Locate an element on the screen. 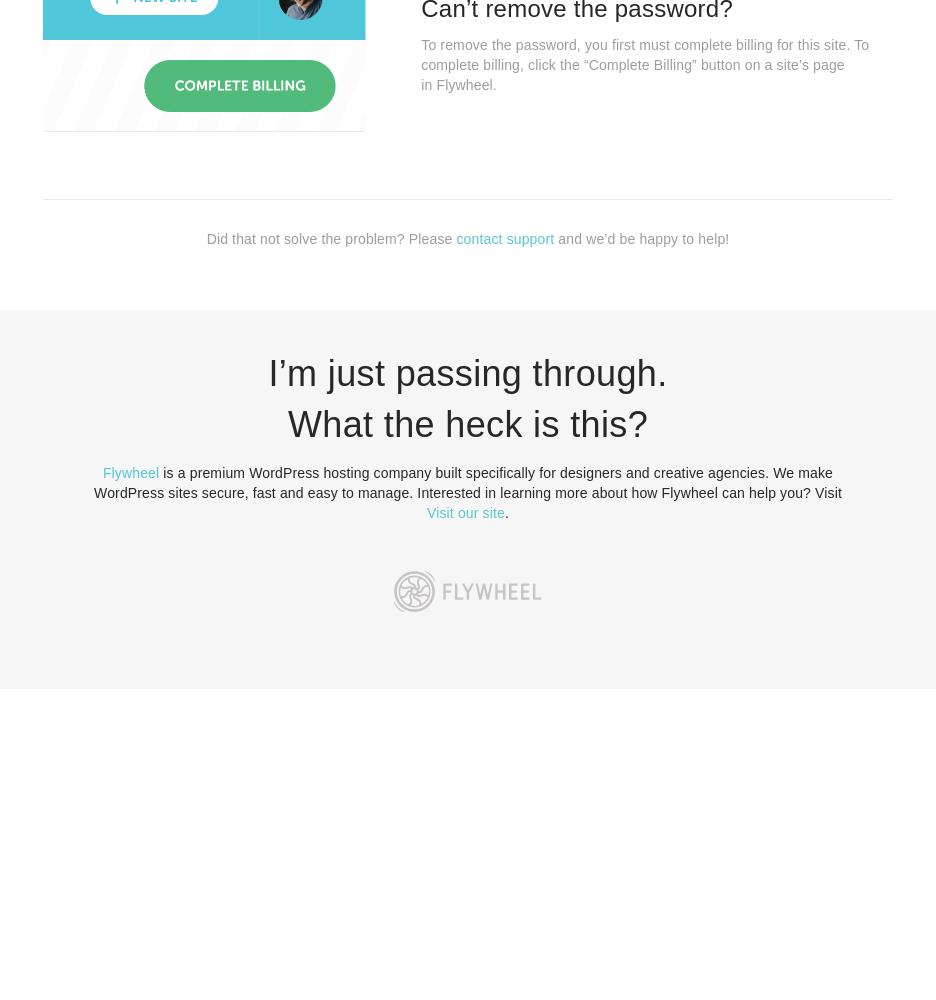  'is a premium WordPress hosting company built specifically for designers and creative agencies. We make WordPress sites secure, fast and easy to manage. Interested in learning more about how Flywheel can help you? Visit' is located at coordinates (467, 482).